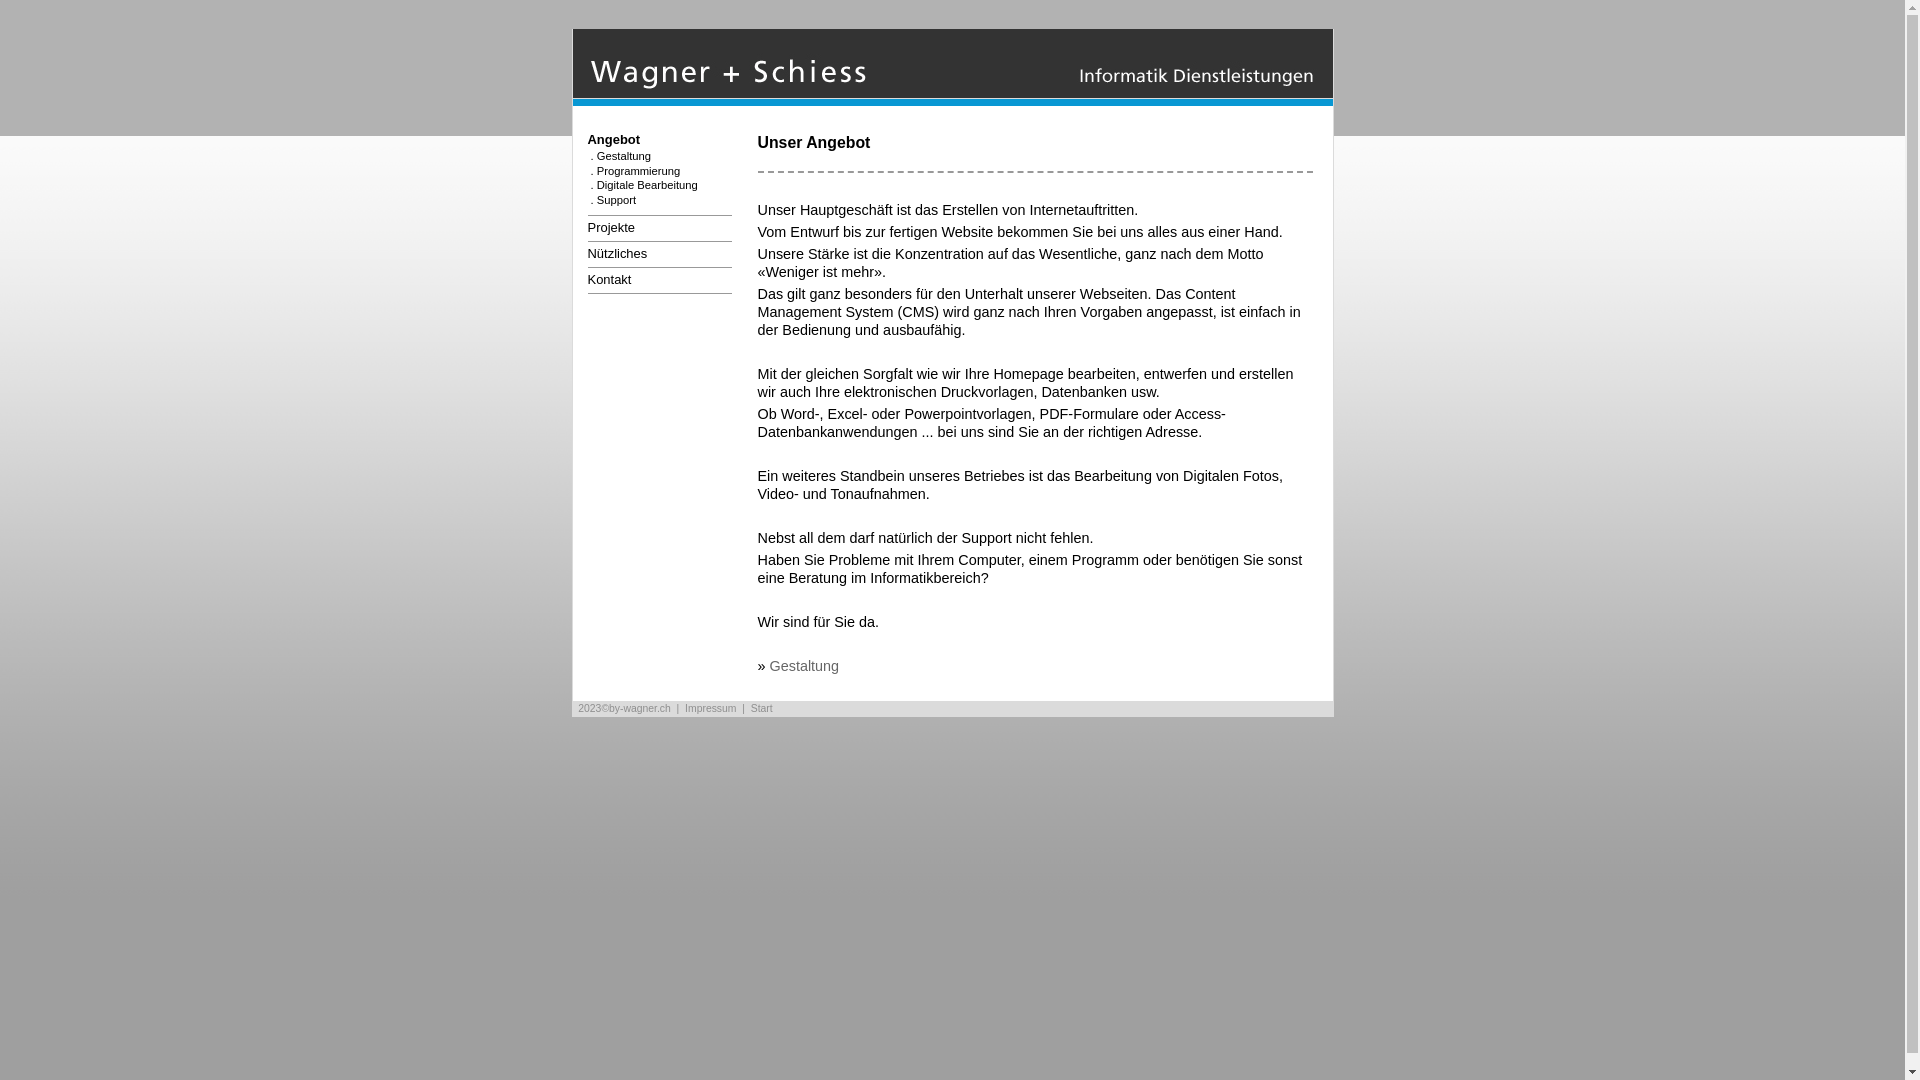 The image size is (1920, 1080). What do you see at coordinates (710, 707) in the screenshot?
I see `'Impressum'` at bounding box center [710, 707].